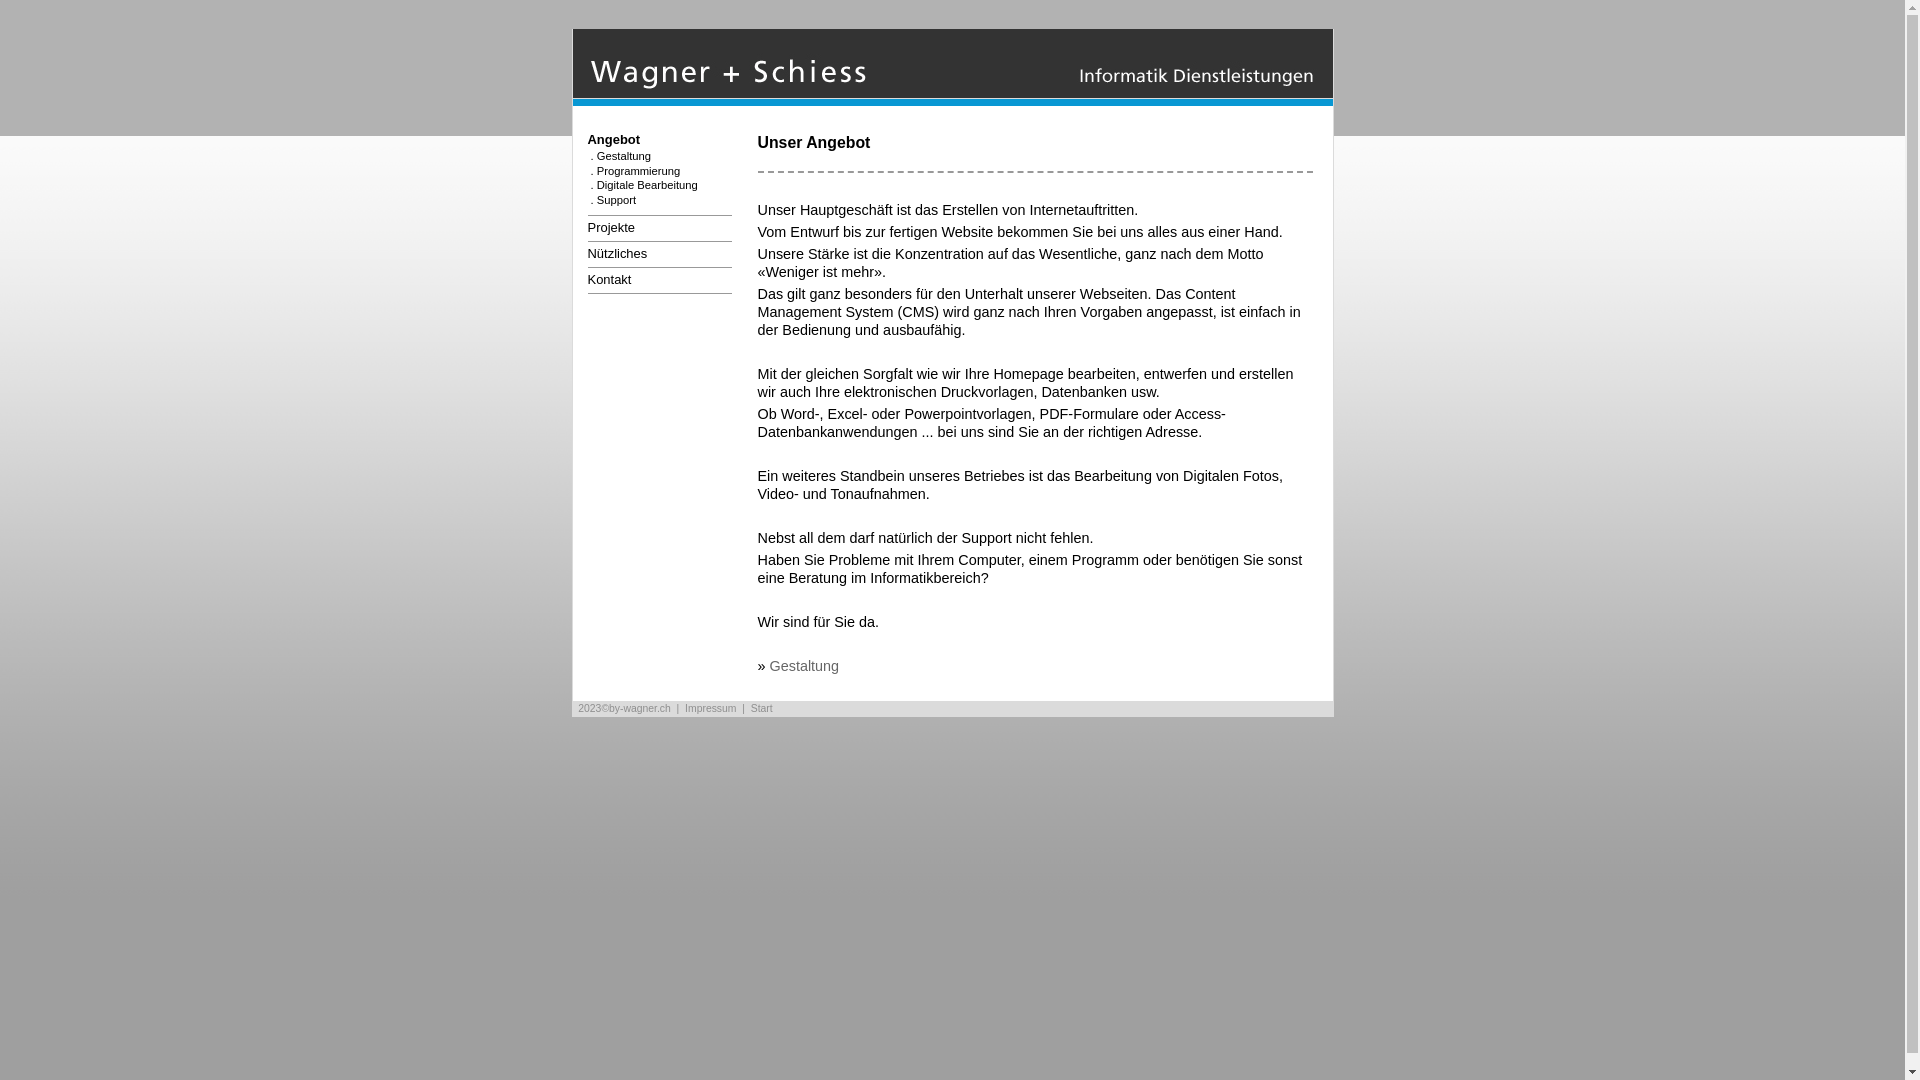 The image size is (1920, 1080). What do you see at coordinates (710, 707) in the screenshot?
I see `'Impressum'` at bounding box center [710, 707].